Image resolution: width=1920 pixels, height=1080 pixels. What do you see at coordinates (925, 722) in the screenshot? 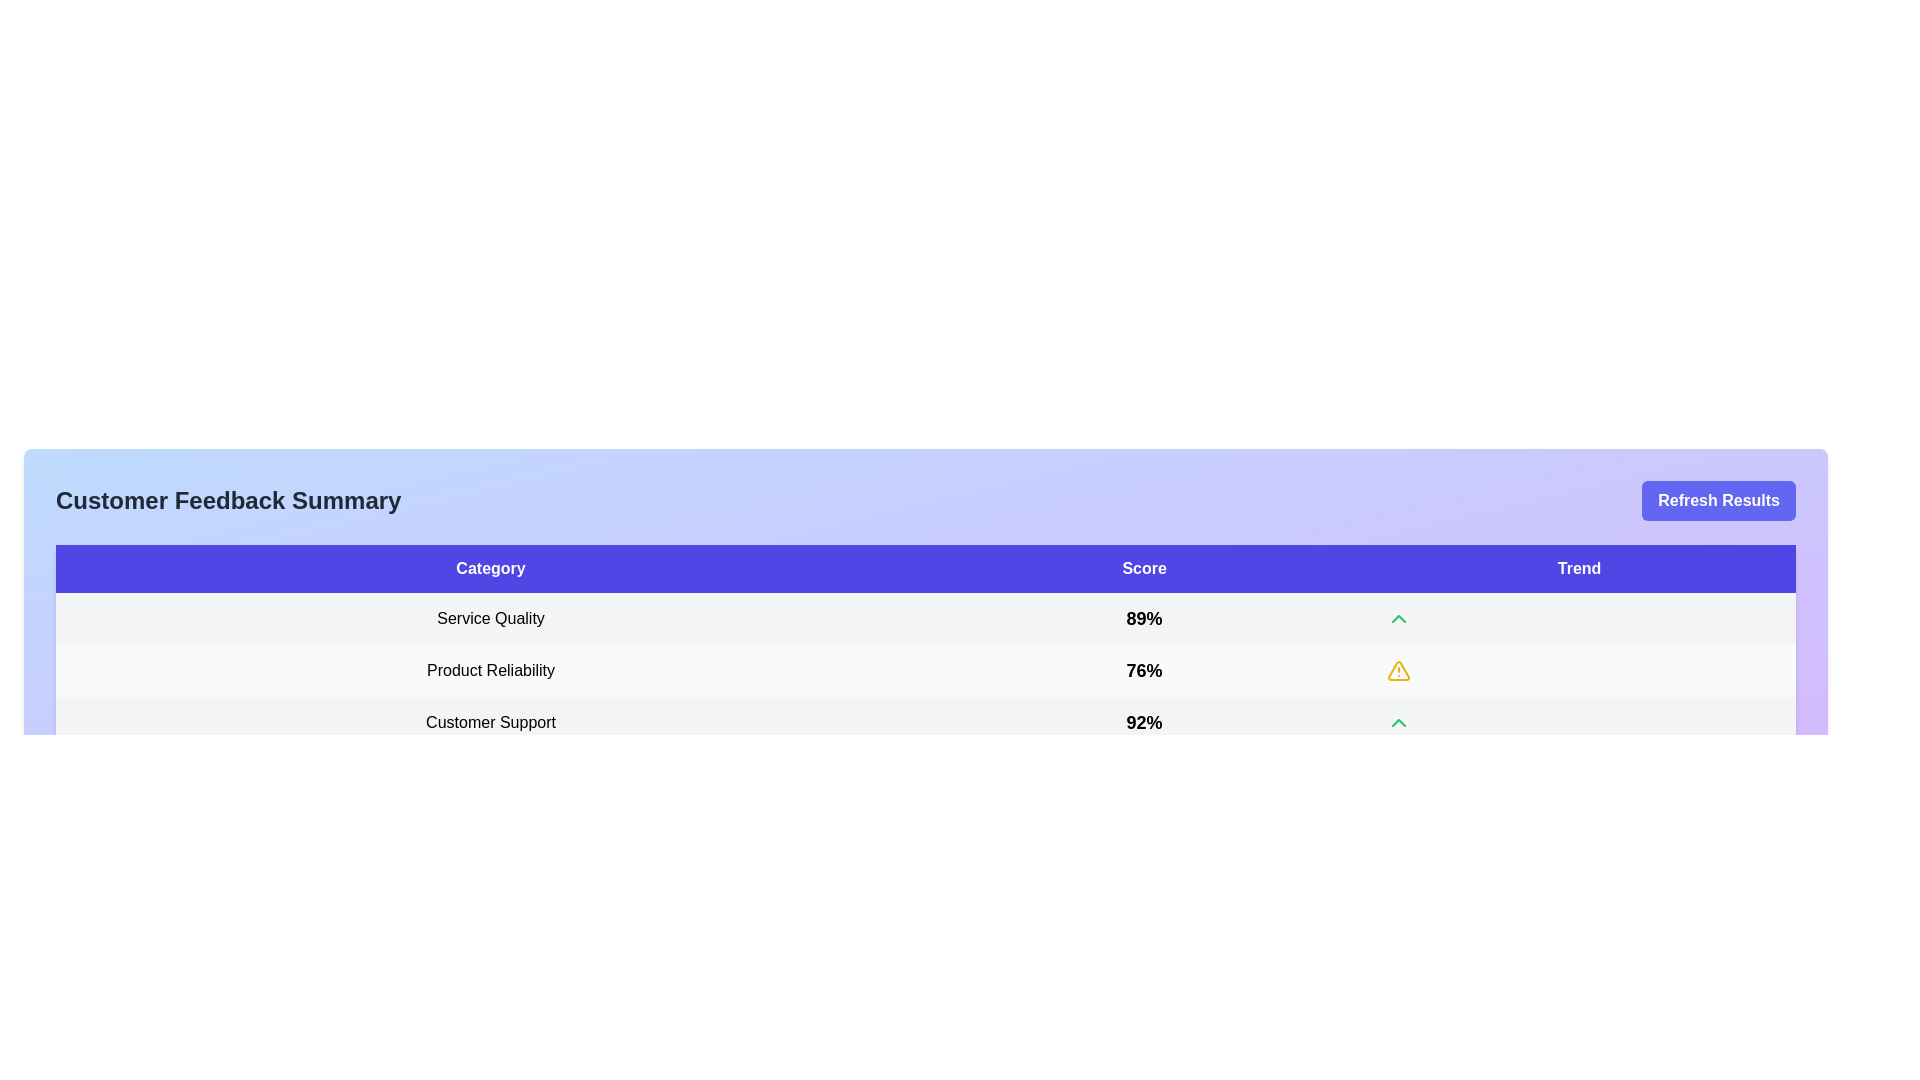
I see `the row corresponding to Customer Support to highlight it` at bounding box center [925, 722].